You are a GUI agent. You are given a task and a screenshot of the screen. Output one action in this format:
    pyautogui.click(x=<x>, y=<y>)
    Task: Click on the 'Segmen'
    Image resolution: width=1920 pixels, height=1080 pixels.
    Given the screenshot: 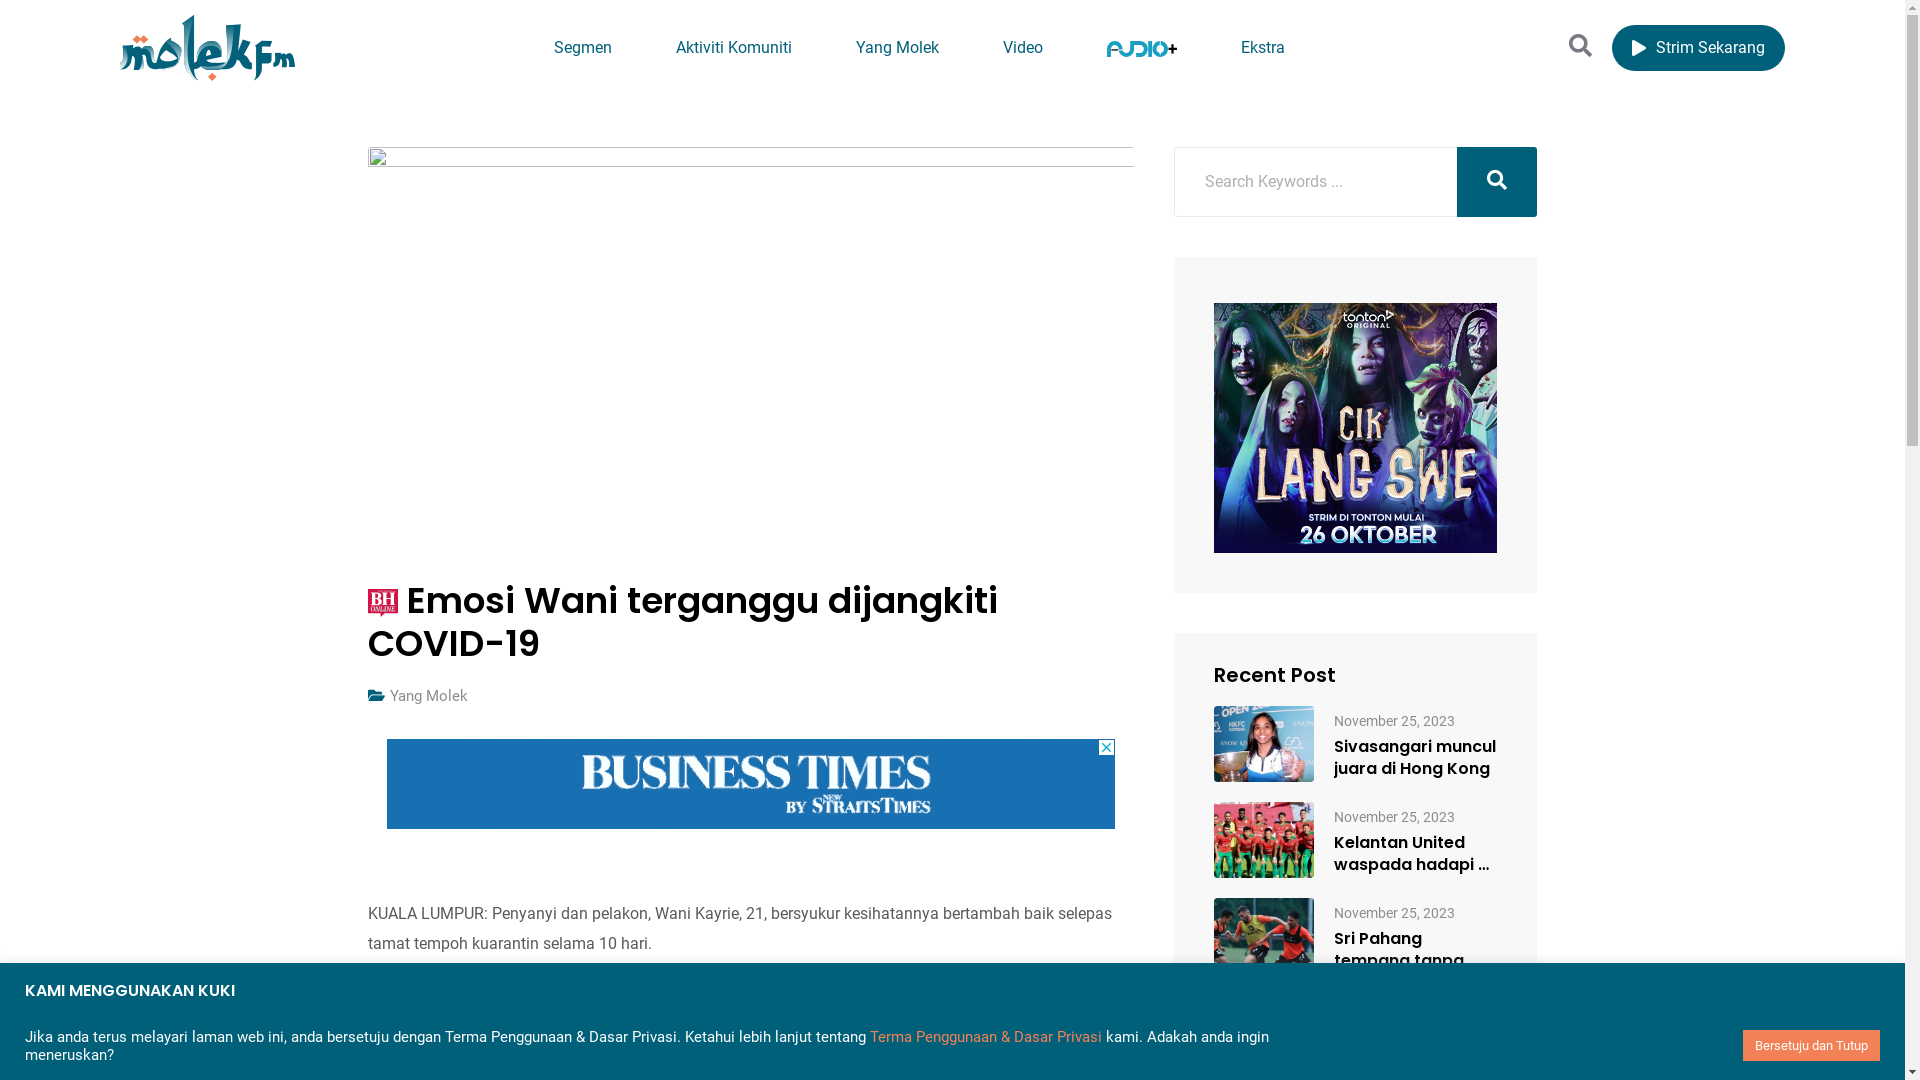 What is the action you would take?
    pyautogui.click(x=581, y=47)
    